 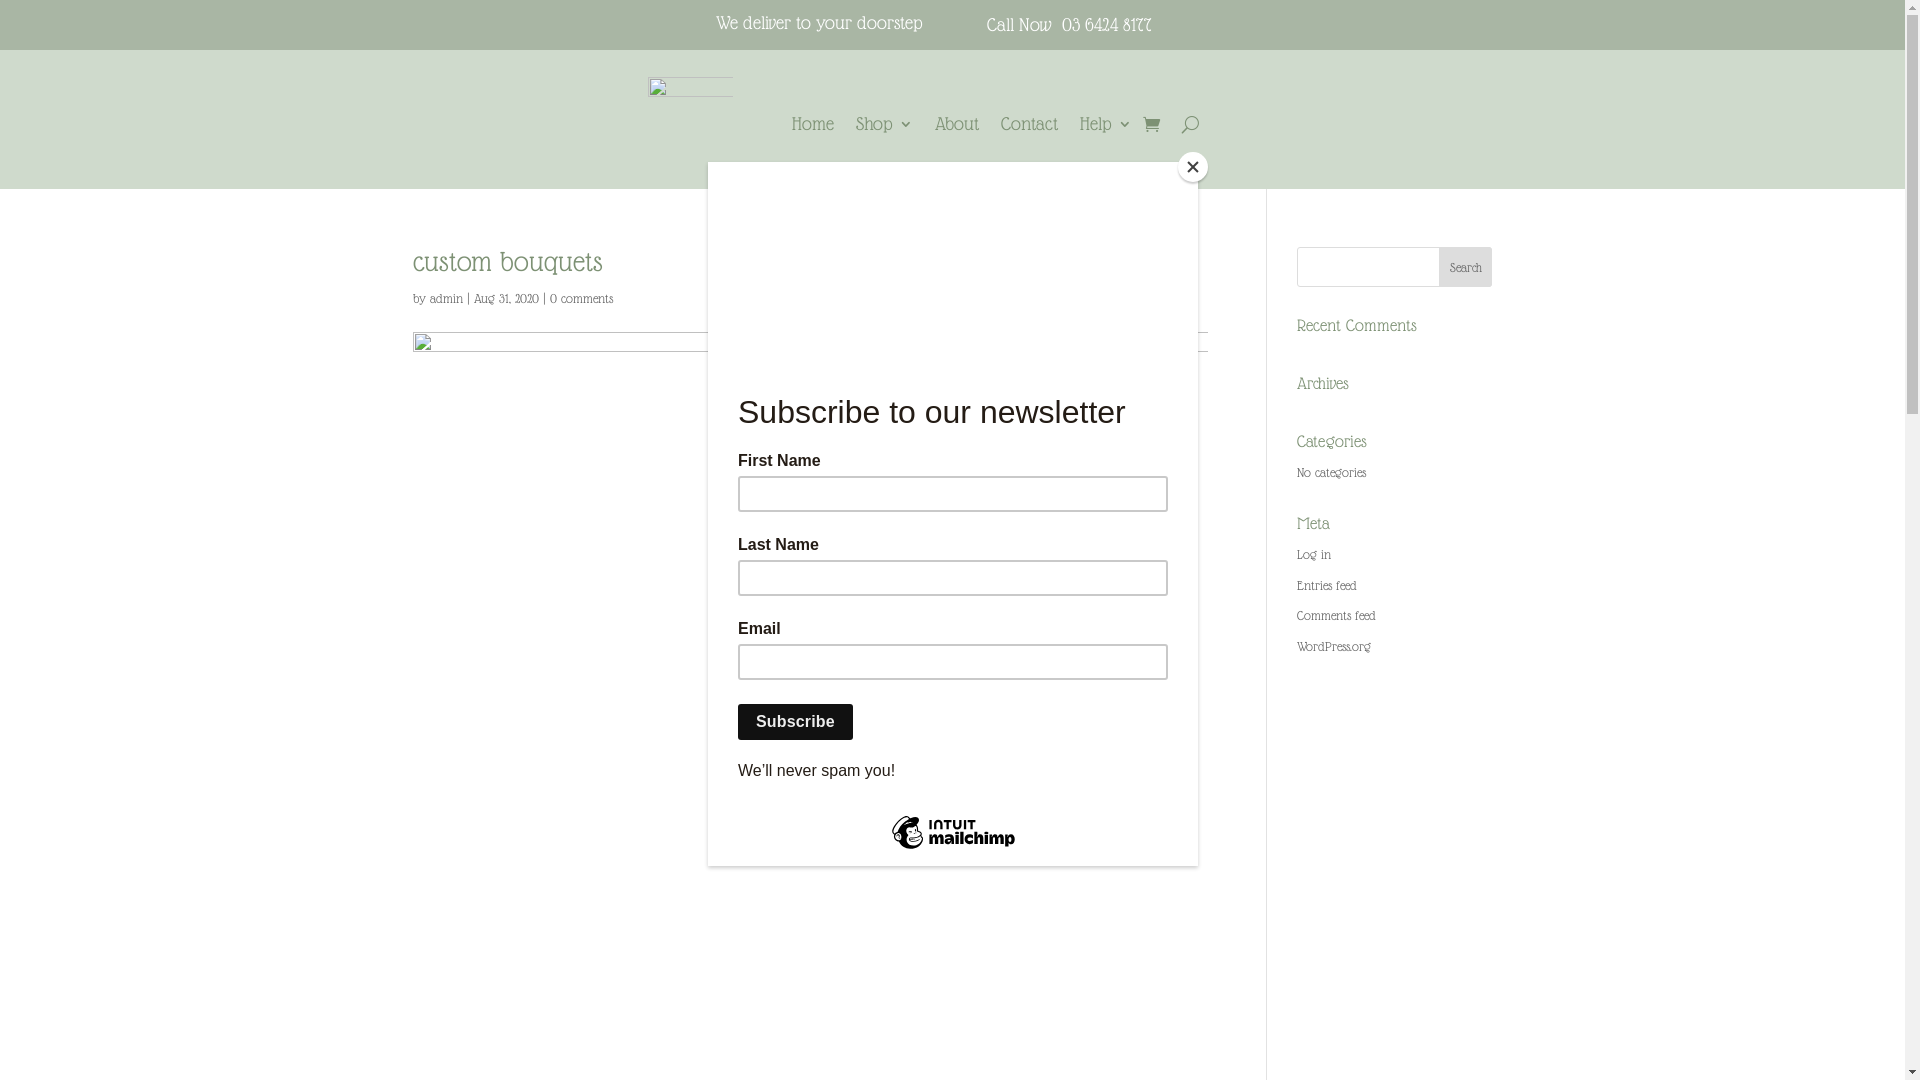 I want to click on 'Entries feed', so click(x=1296, y=585).